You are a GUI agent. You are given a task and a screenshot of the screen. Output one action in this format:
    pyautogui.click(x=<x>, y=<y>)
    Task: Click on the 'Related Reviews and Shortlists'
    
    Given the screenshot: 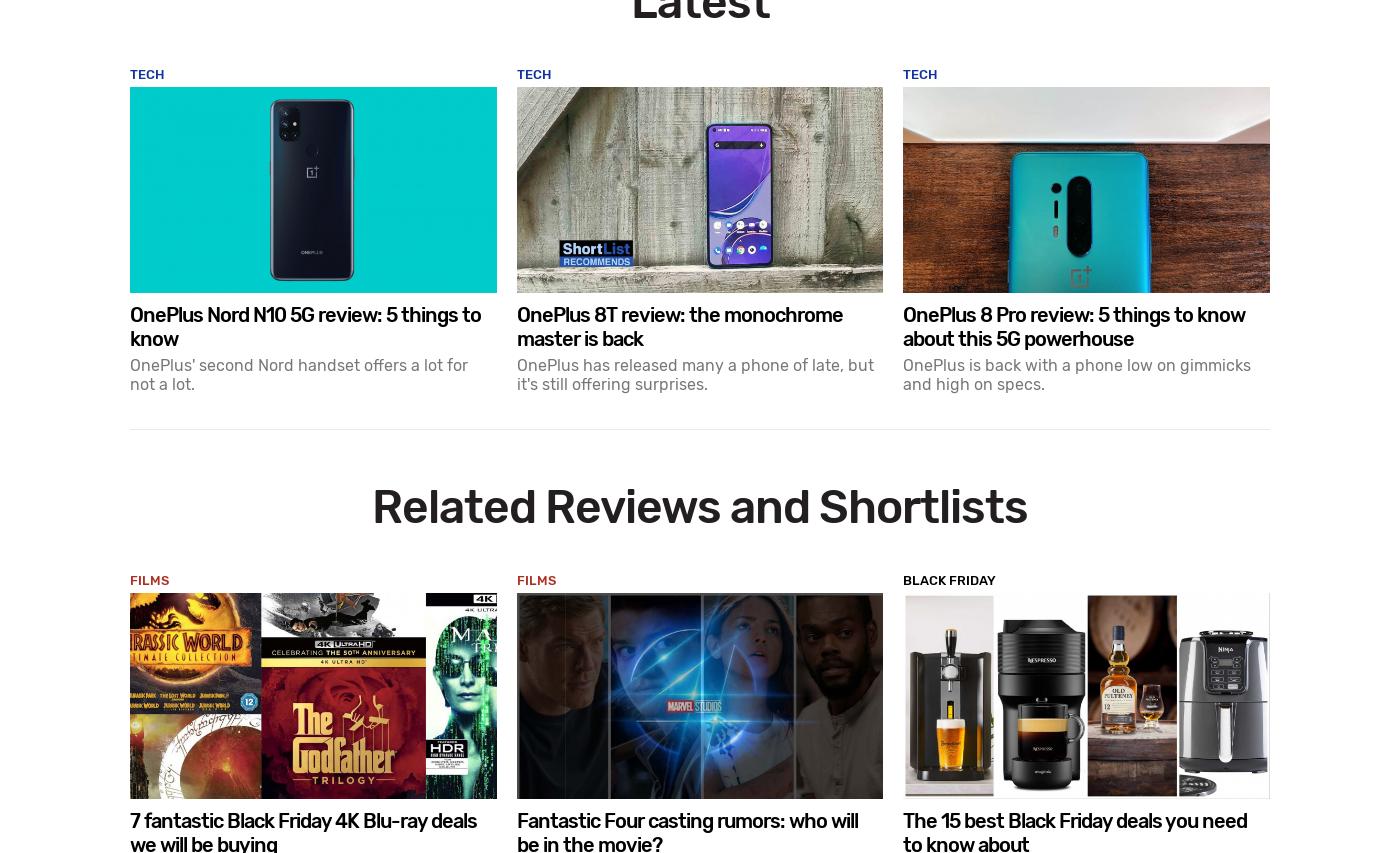 What is the action you would take?
    pyautogui.click(x=700, y=507)
    